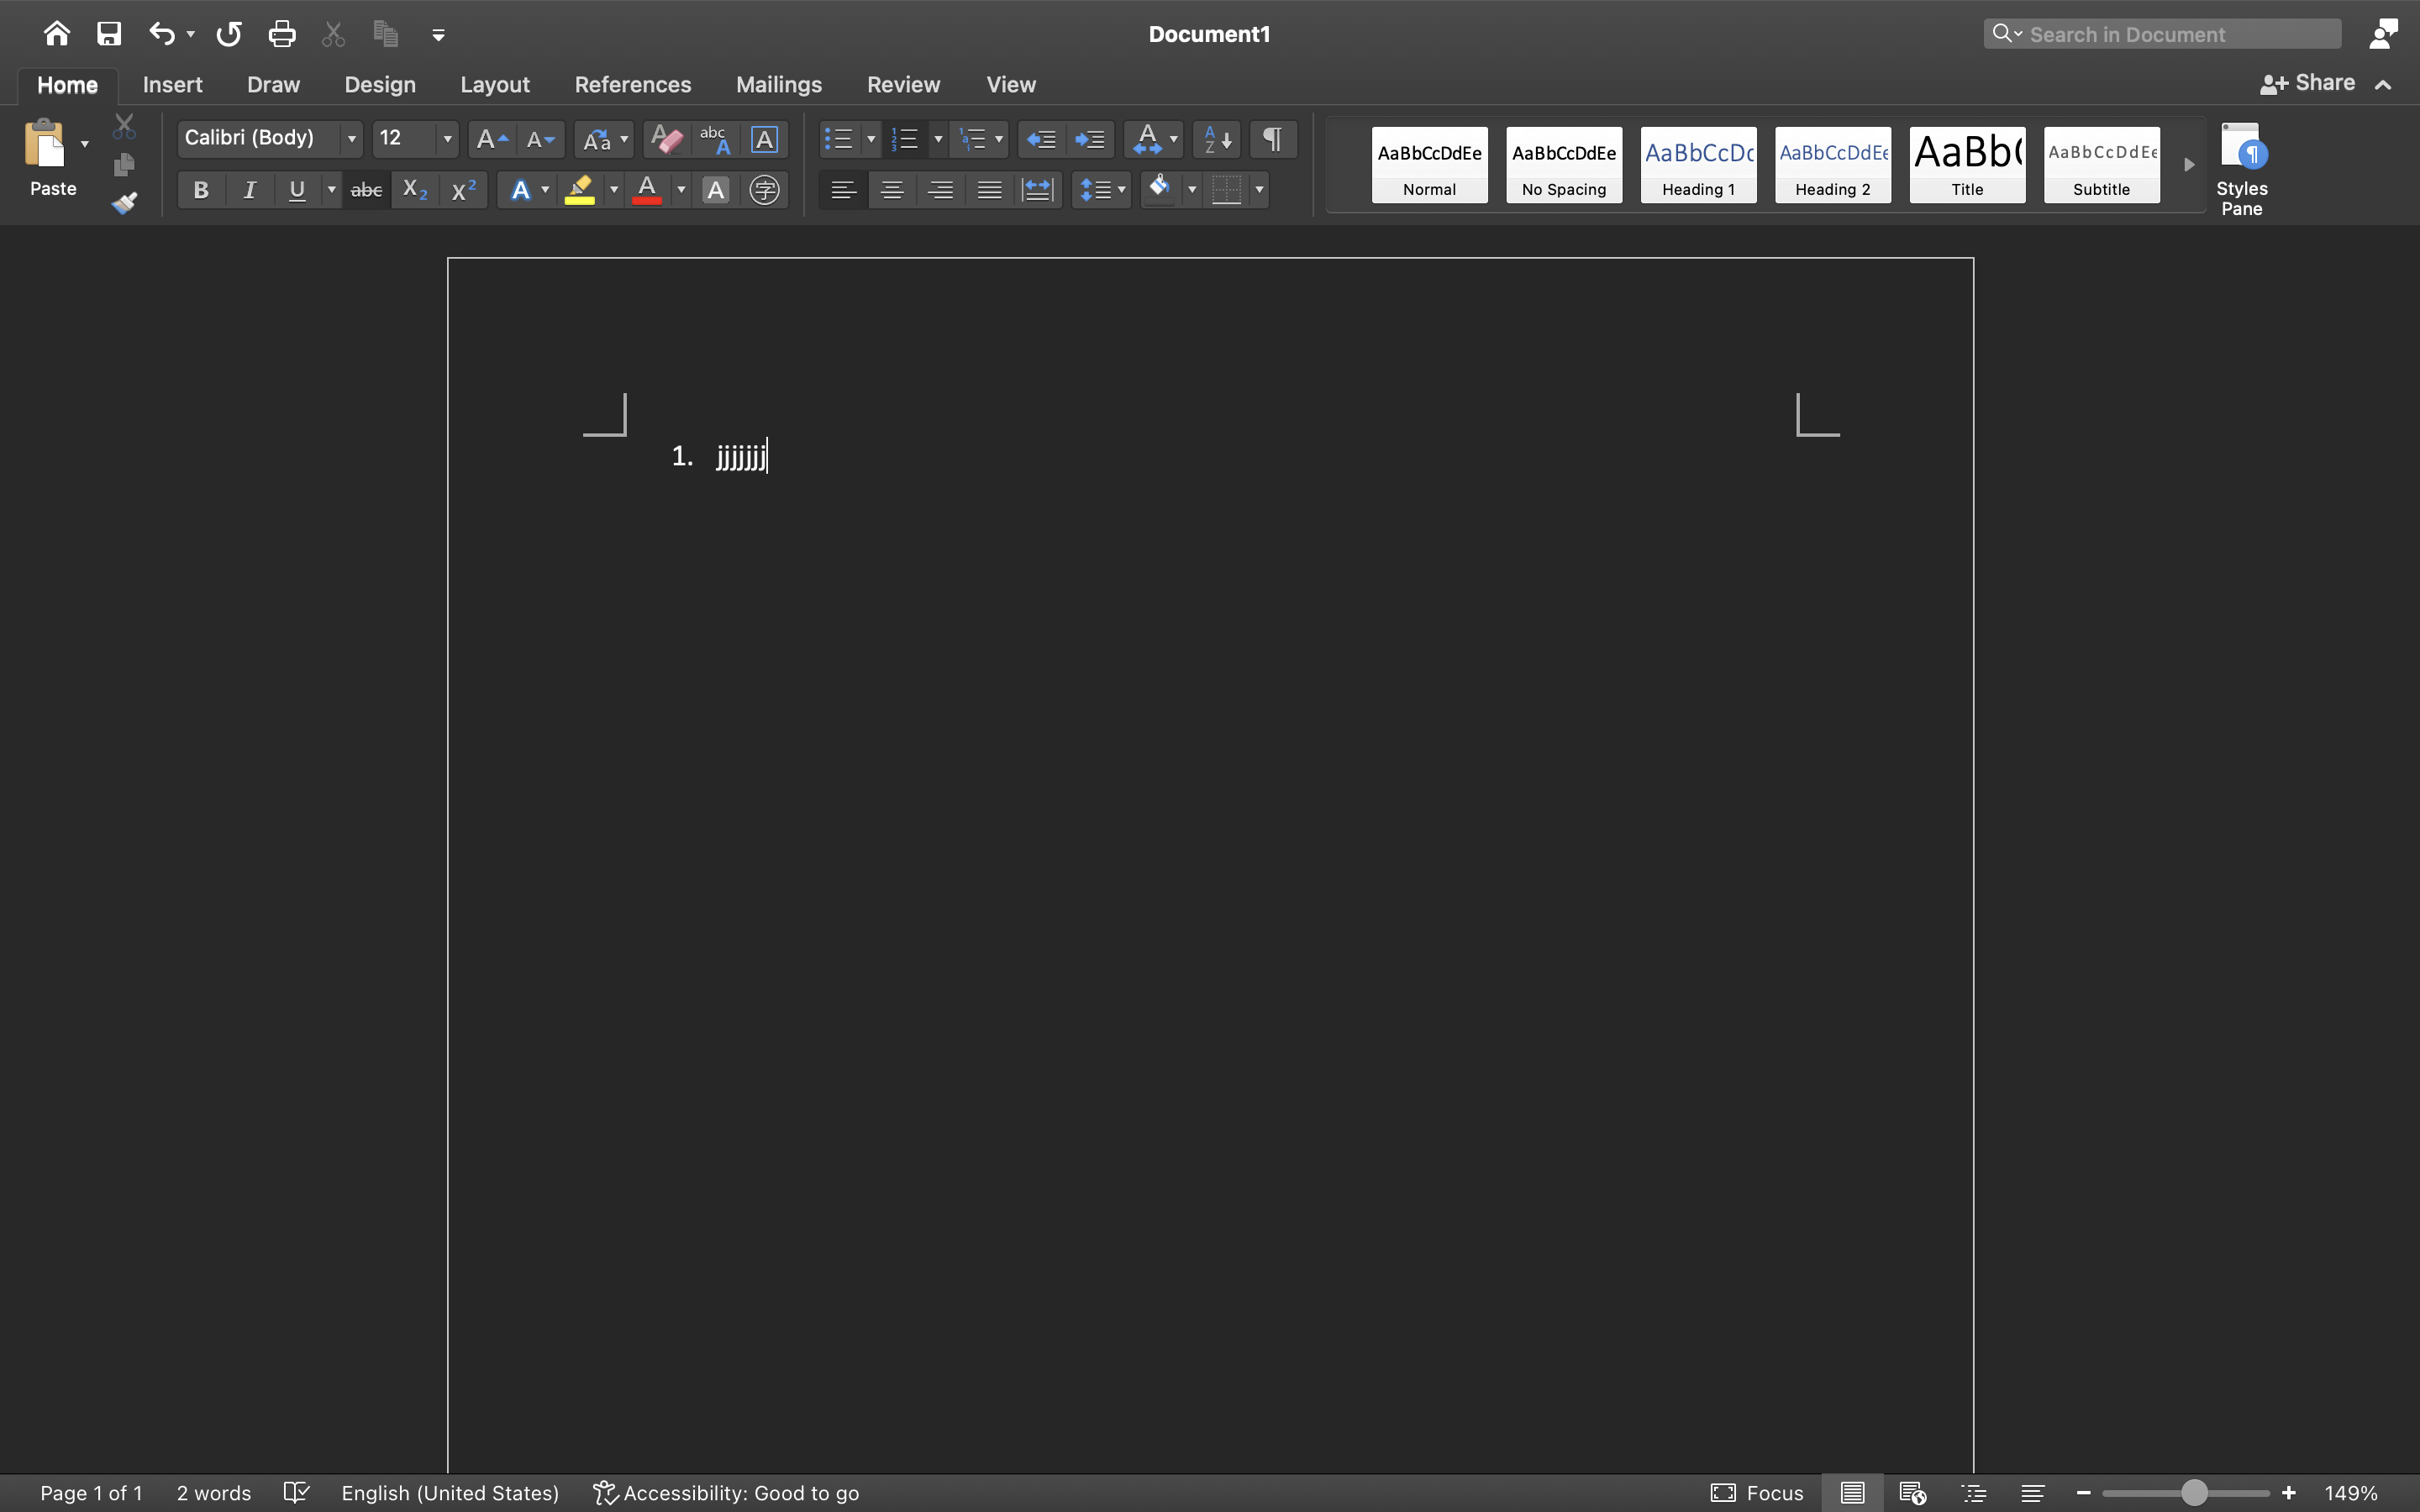 Image resolution: width=2420 pixels, height=1512 pixels. I want to click on '1123.0', so click(2186, 1491).